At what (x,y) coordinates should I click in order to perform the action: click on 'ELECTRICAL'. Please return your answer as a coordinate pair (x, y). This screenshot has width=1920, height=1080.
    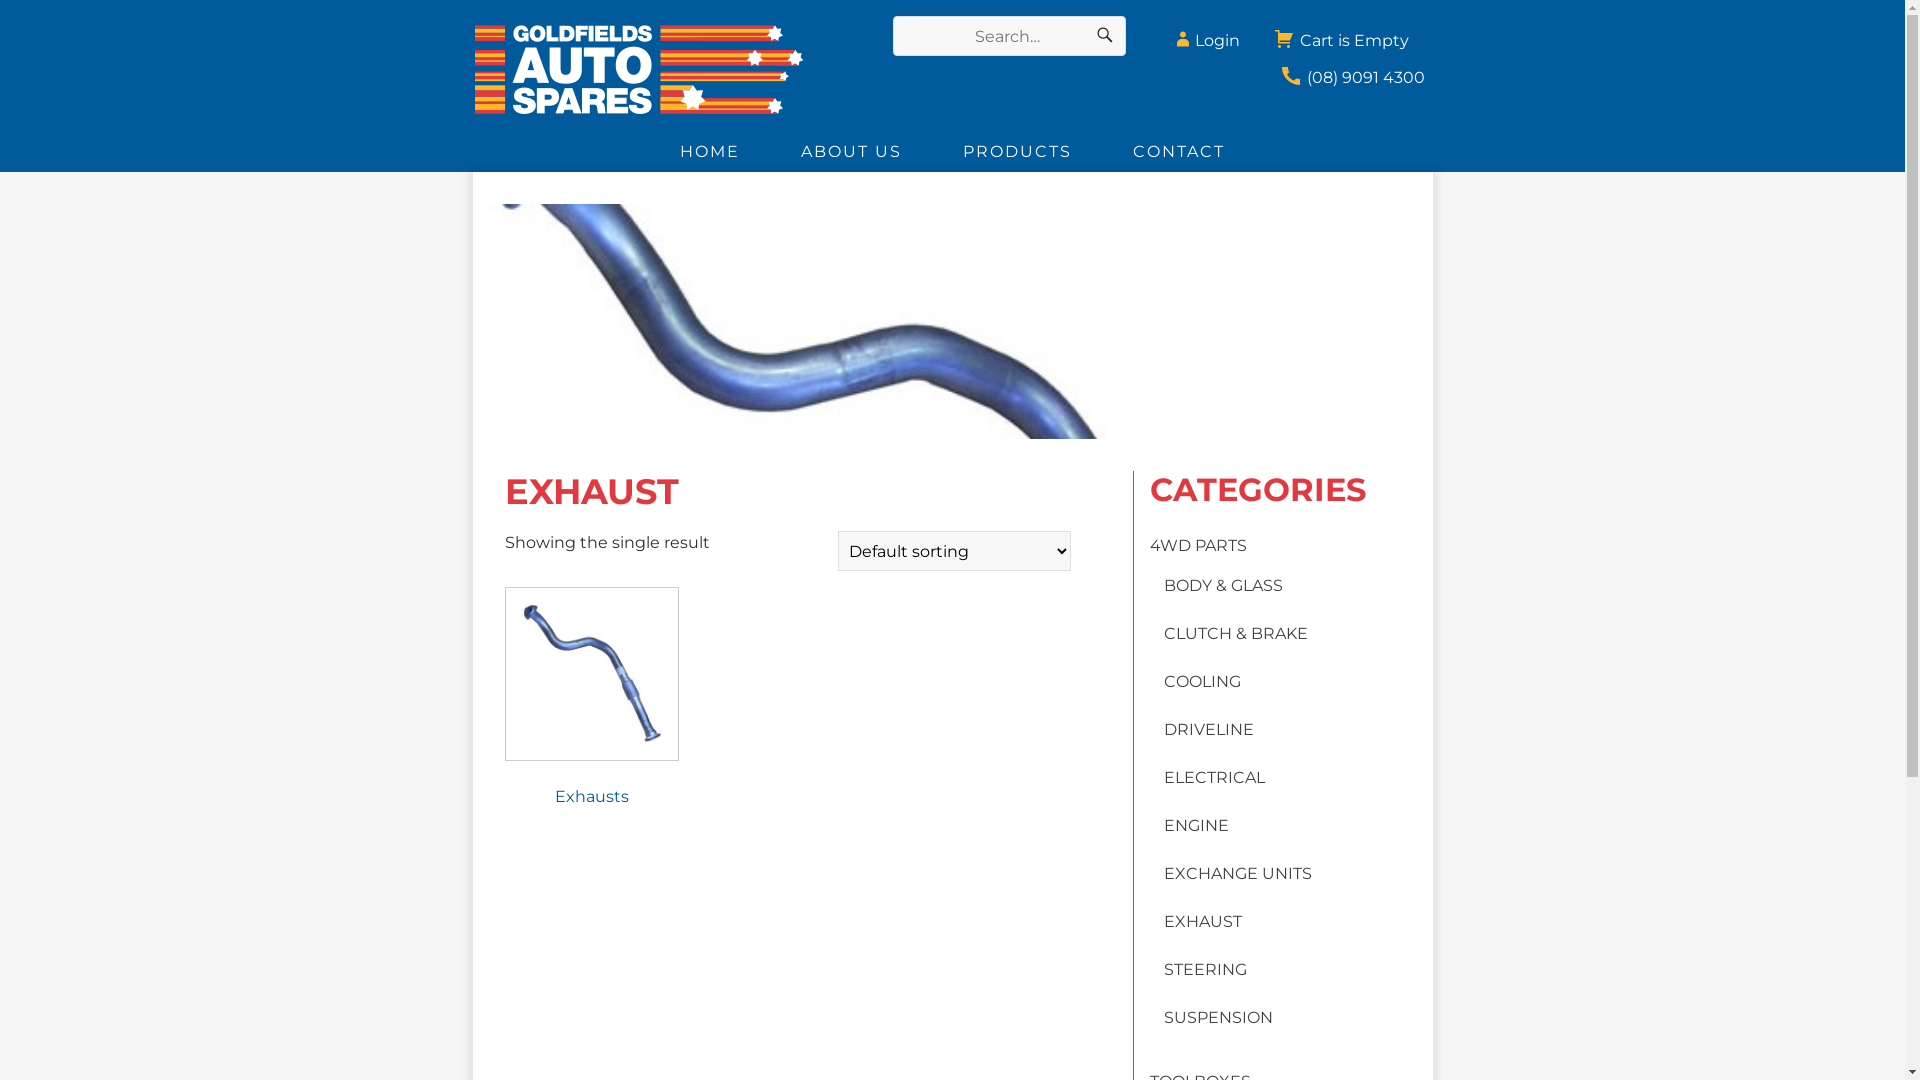
    Looking at the image, I should click on (1213, 776).